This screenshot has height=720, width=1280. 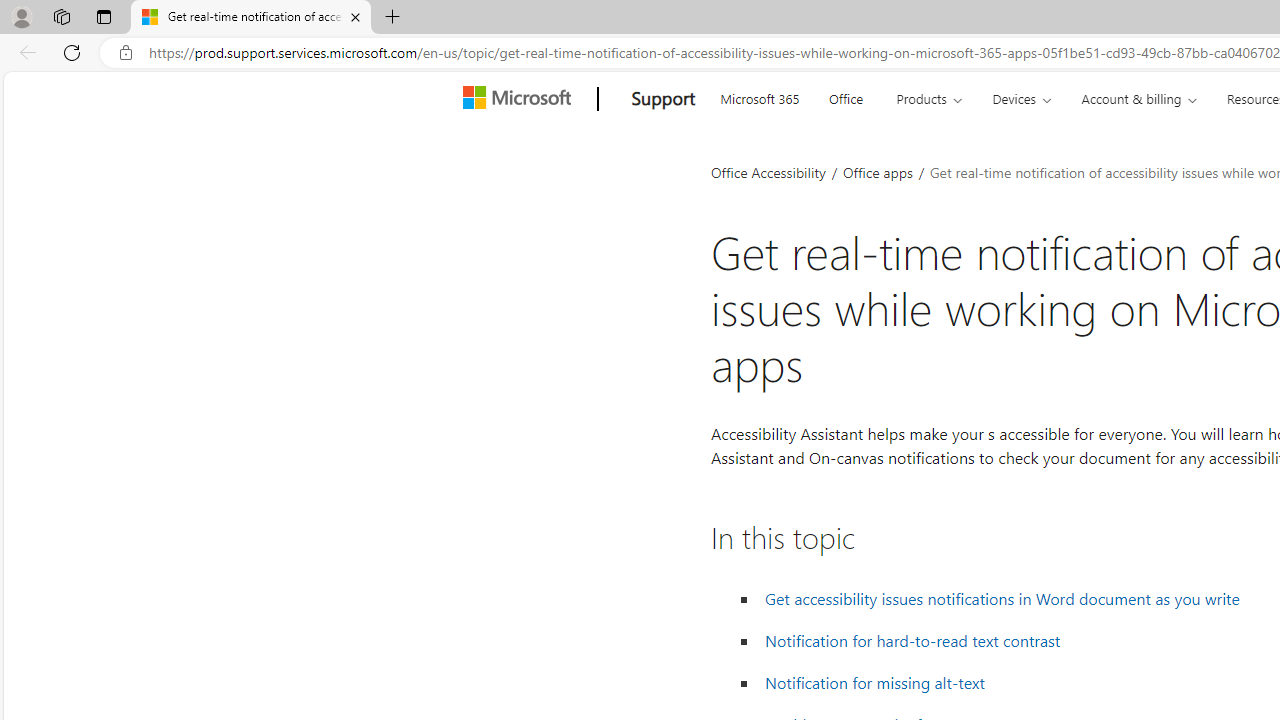 What do you see at coordinates (24, 51) in the screenshot?
I see `'Back'` at bounding box center [24, 51].